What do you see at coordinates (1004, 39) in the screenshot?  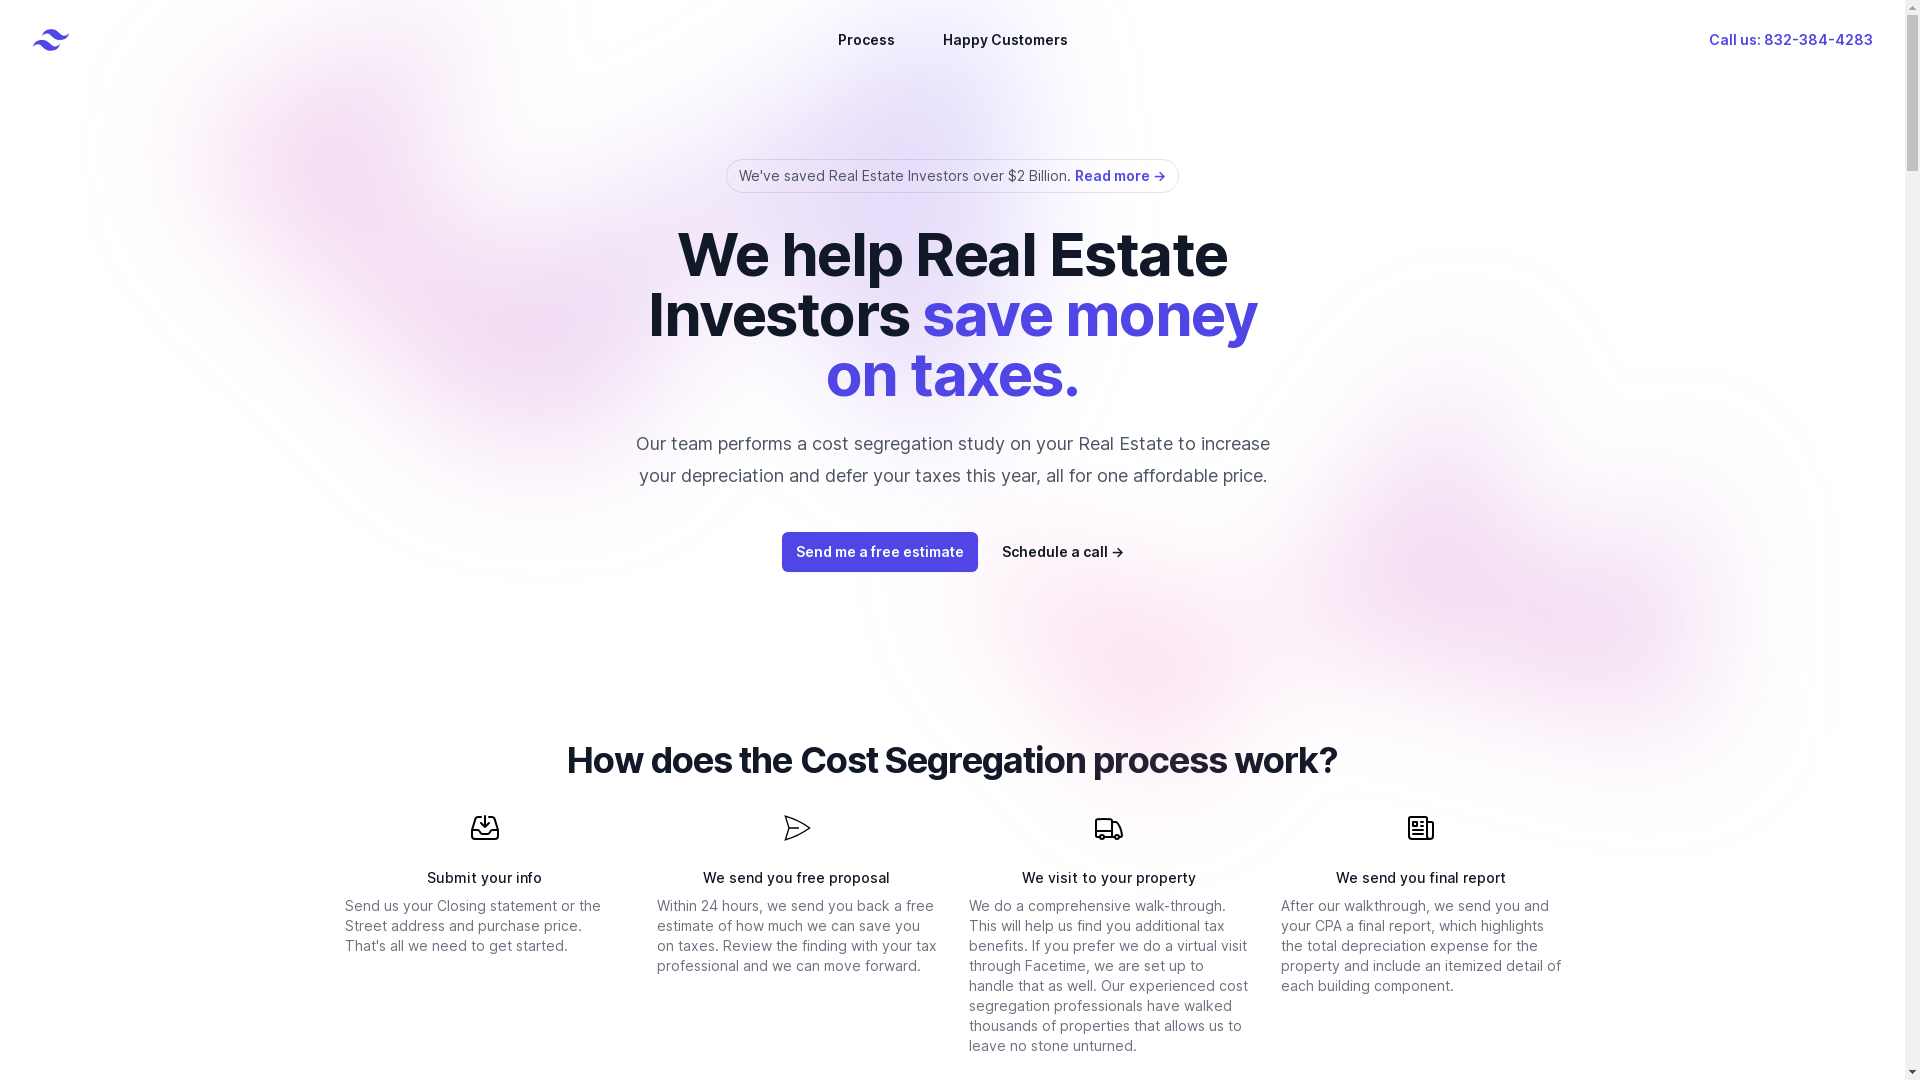 I see `'Happy Customers'` at bounding box center [1004, 39].